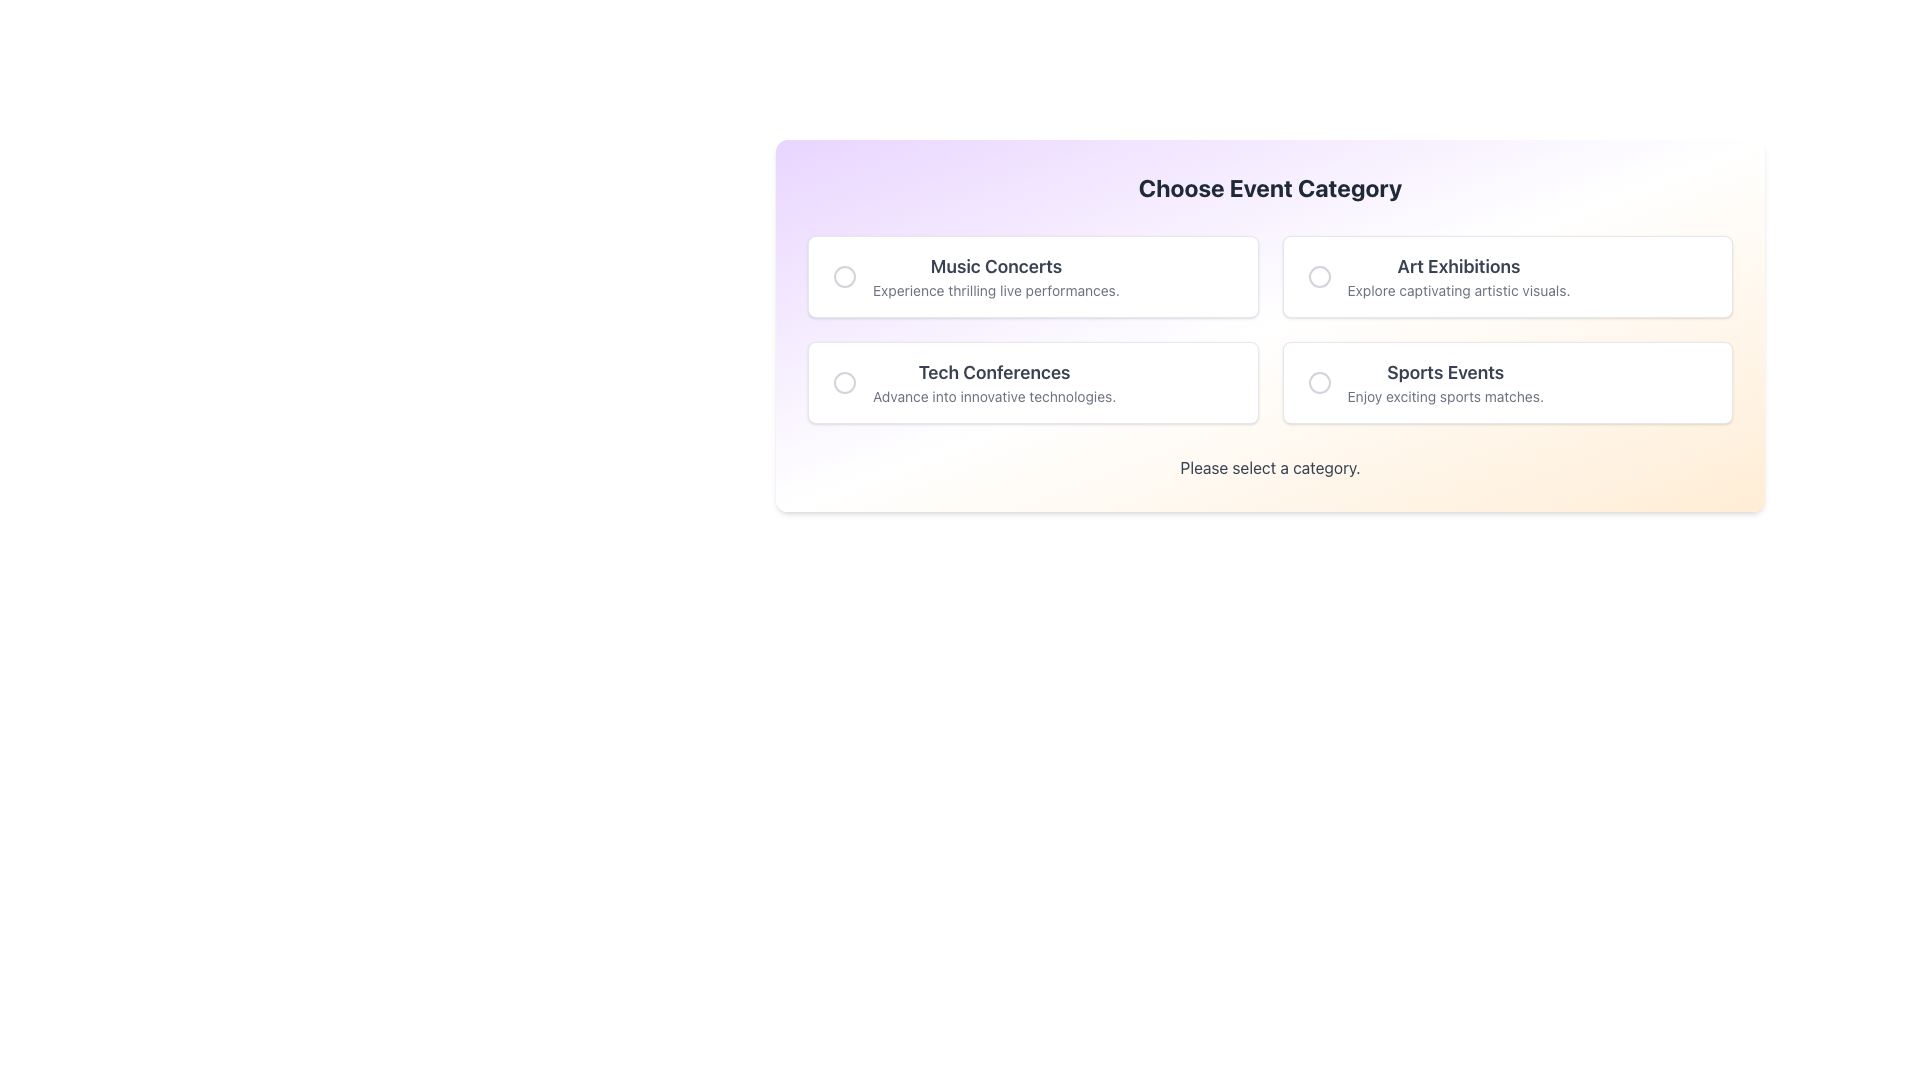 This screenshot has width=1920, height=1080. I want to click on the circular radio button indicator for the 'Tech Conferences' category, which is the second option in the vertical list of categories, so click(844, 382).